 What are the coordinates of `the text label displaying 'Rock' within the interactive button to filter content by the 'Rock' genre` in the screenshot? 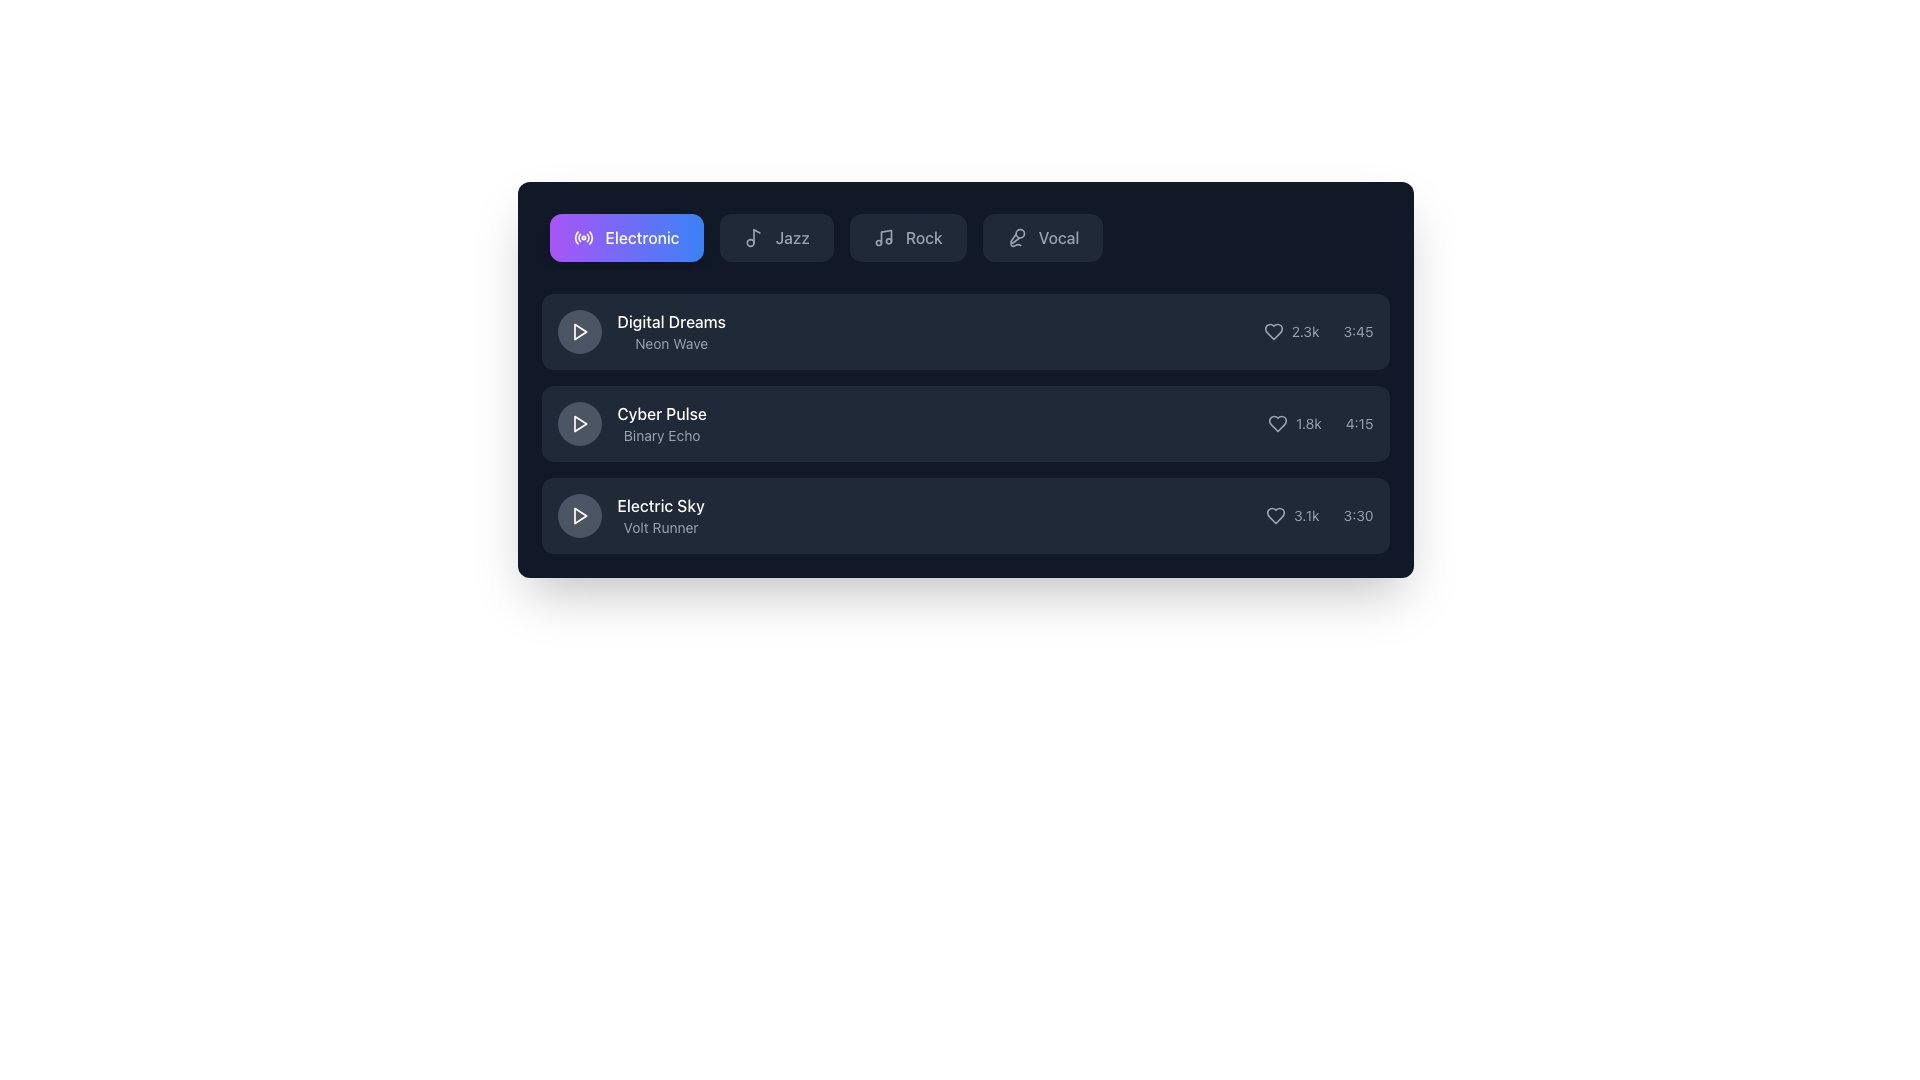 It's located at (923, 237).